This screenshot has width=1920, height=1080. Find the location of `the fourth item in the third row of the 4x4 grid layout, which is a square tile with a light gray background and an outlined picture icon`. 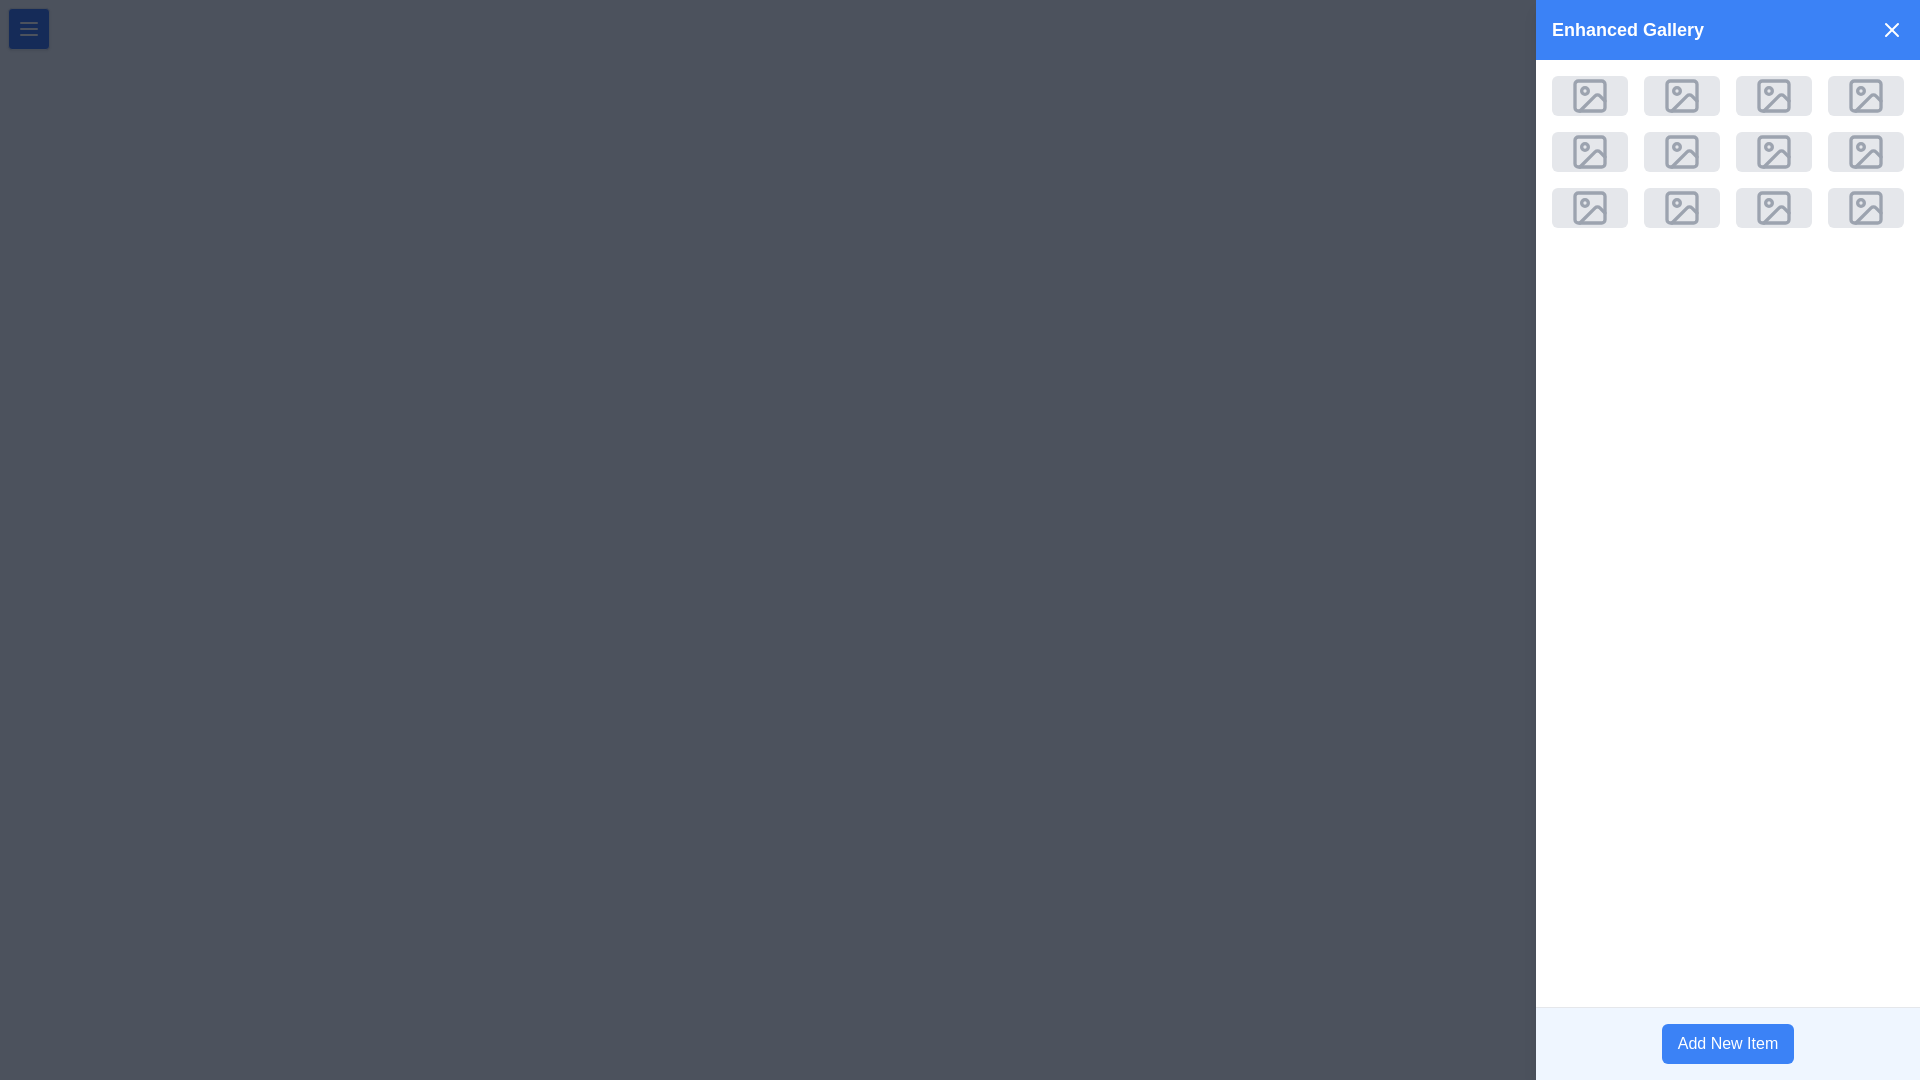

the fourth item in the third row of the 4x4 grid layout, which is a square tile with a light gray background and an outlined picture icon is located at coordinates (1774, 150).